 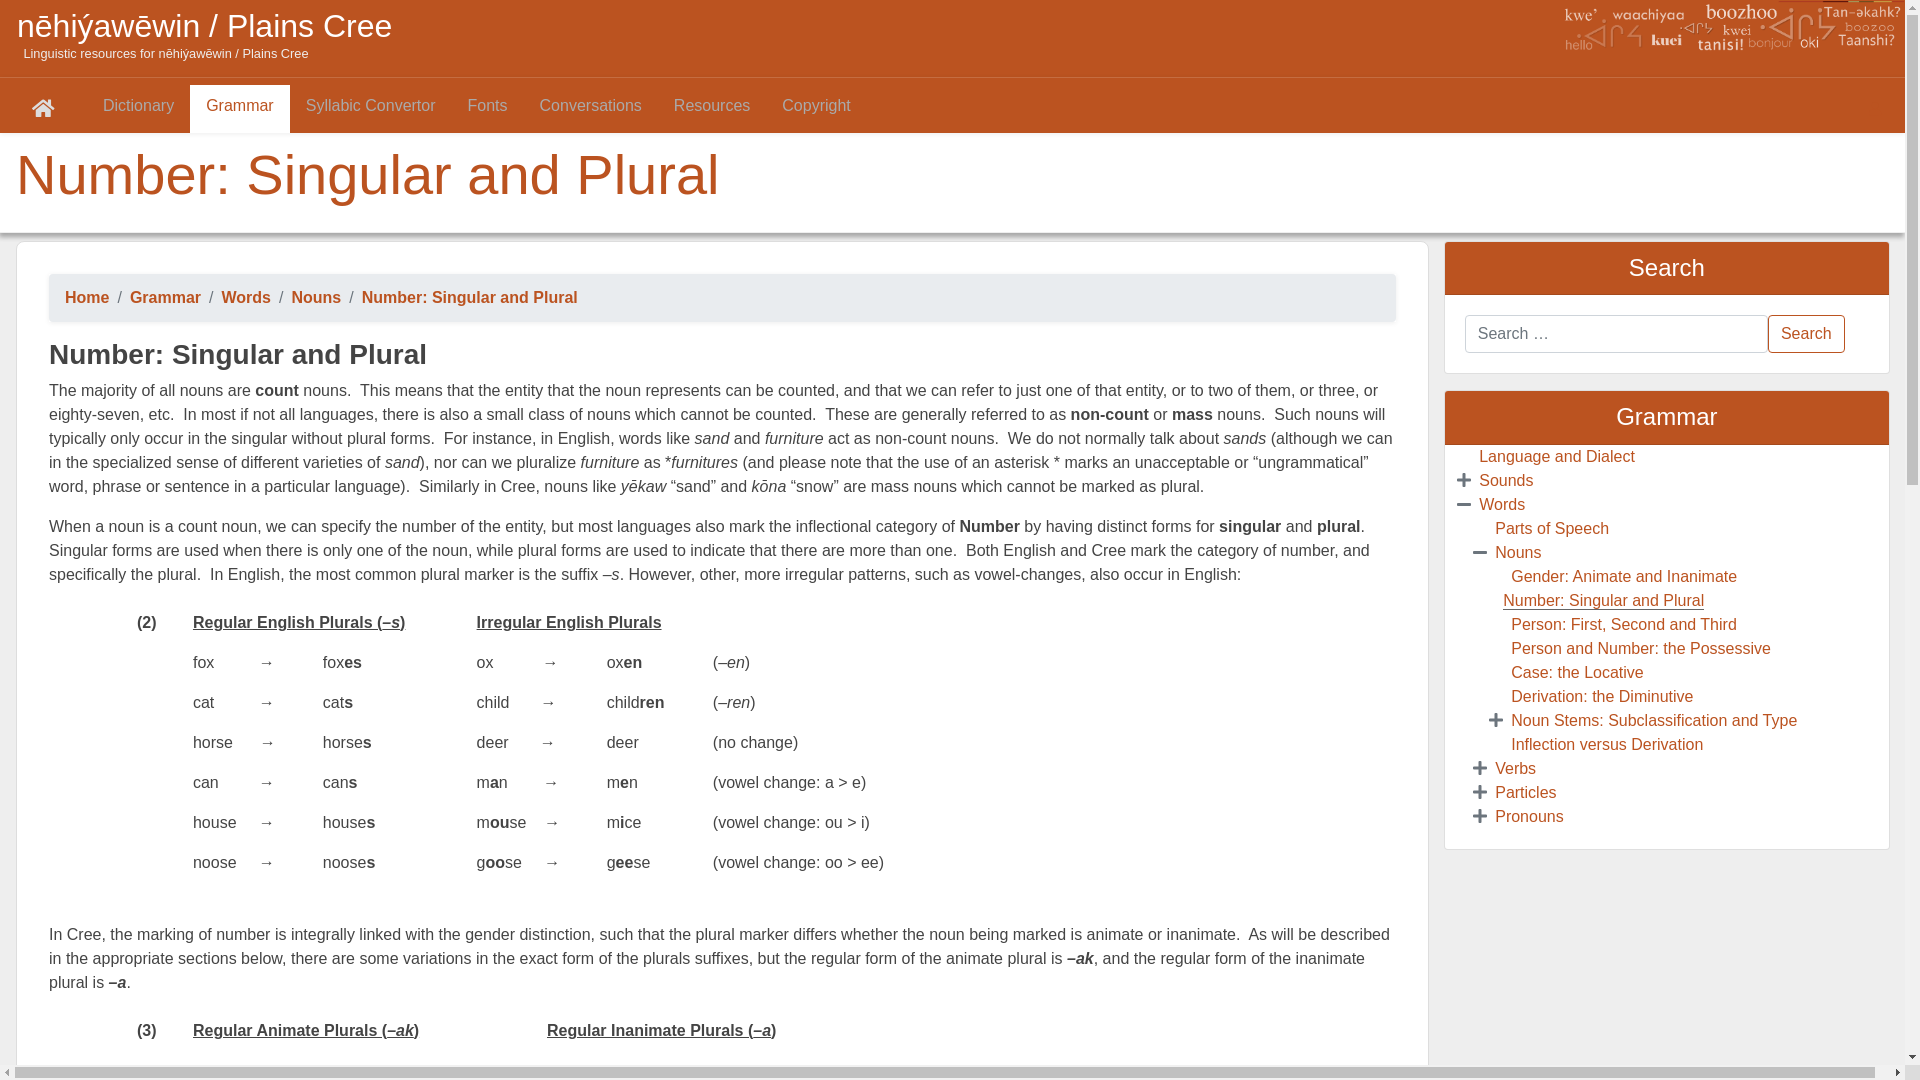 What do you see at coordinates (1511, 576) in the screenshot?
I see `'Gender: Animate and Inanimate'` at bounding box center [1511, 576].